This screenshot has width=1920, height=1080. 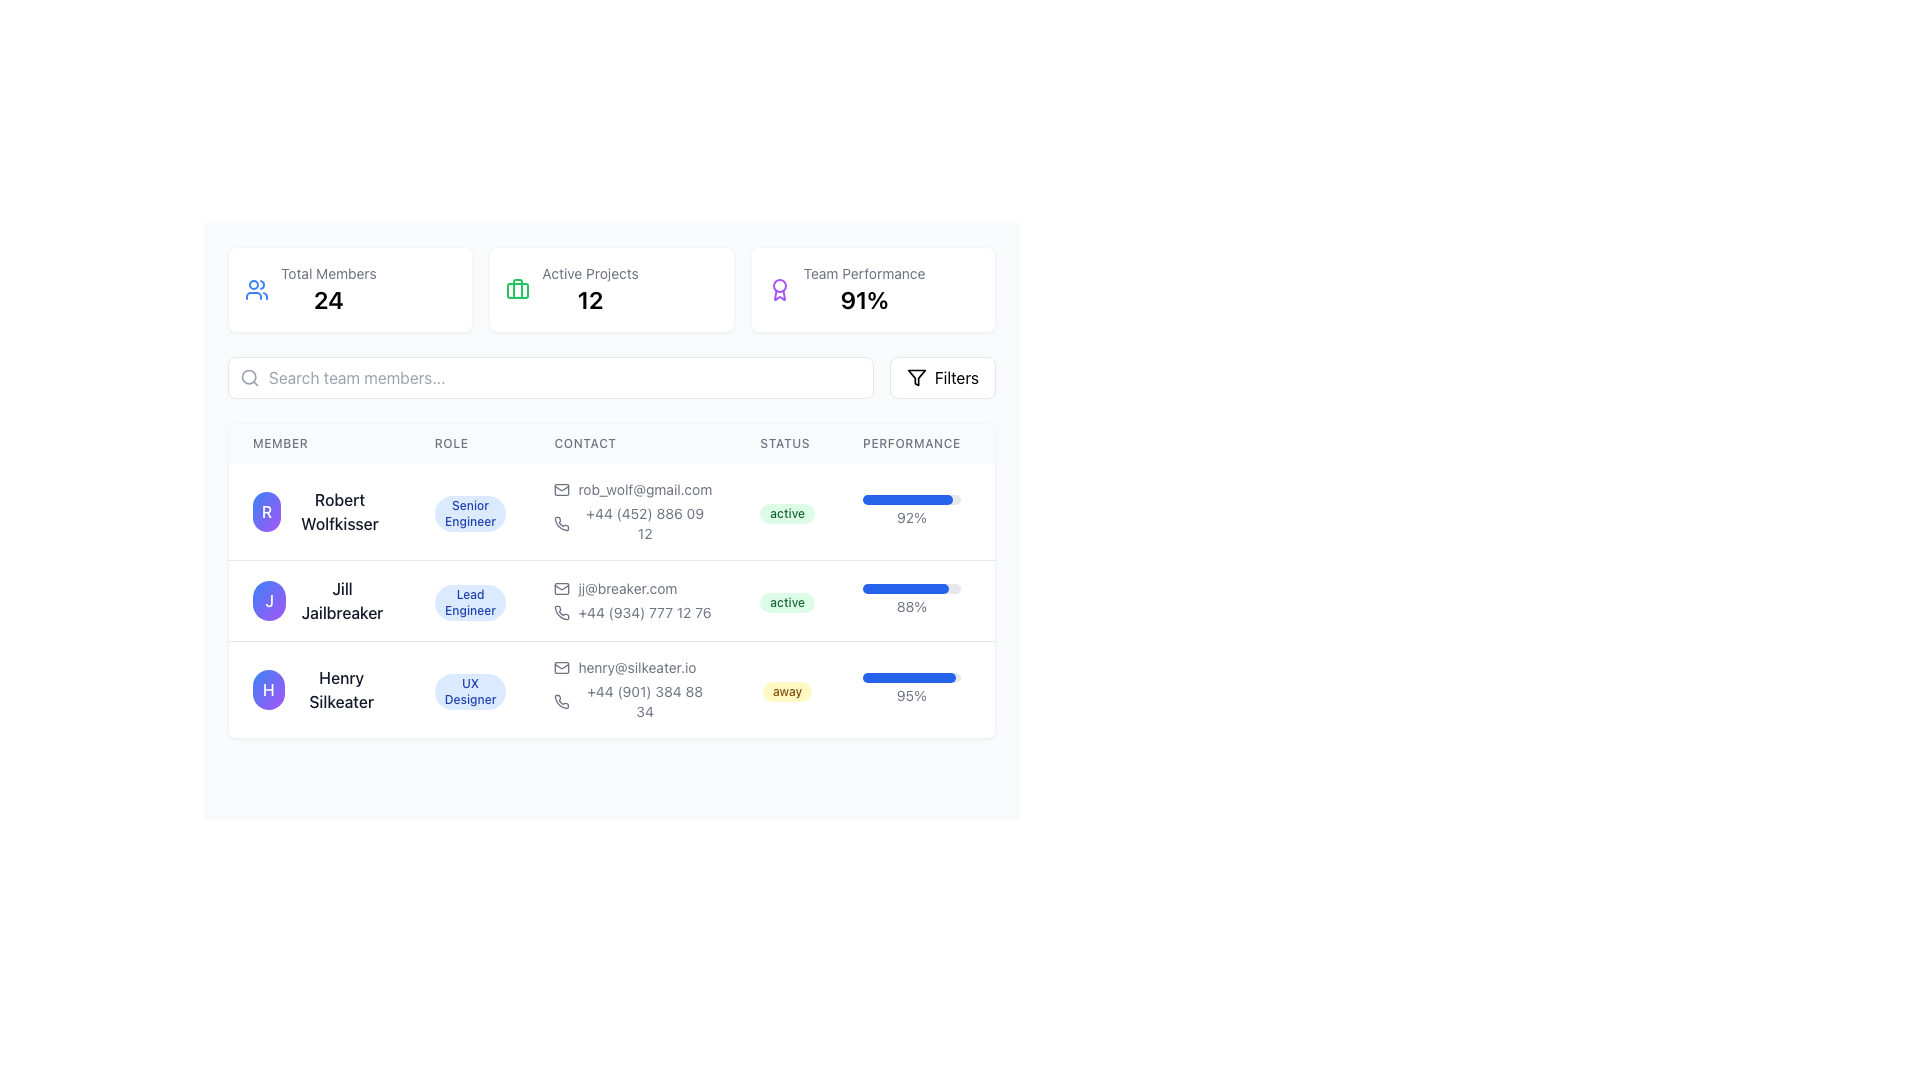 What do you see at coordinates (469, 688) in the screenshot?
I see `the label indicating the role of 'Henry Silkeater' in the organizational structure, located under the 'Role' column in the third row of the list` at bounding box center [469, 688].